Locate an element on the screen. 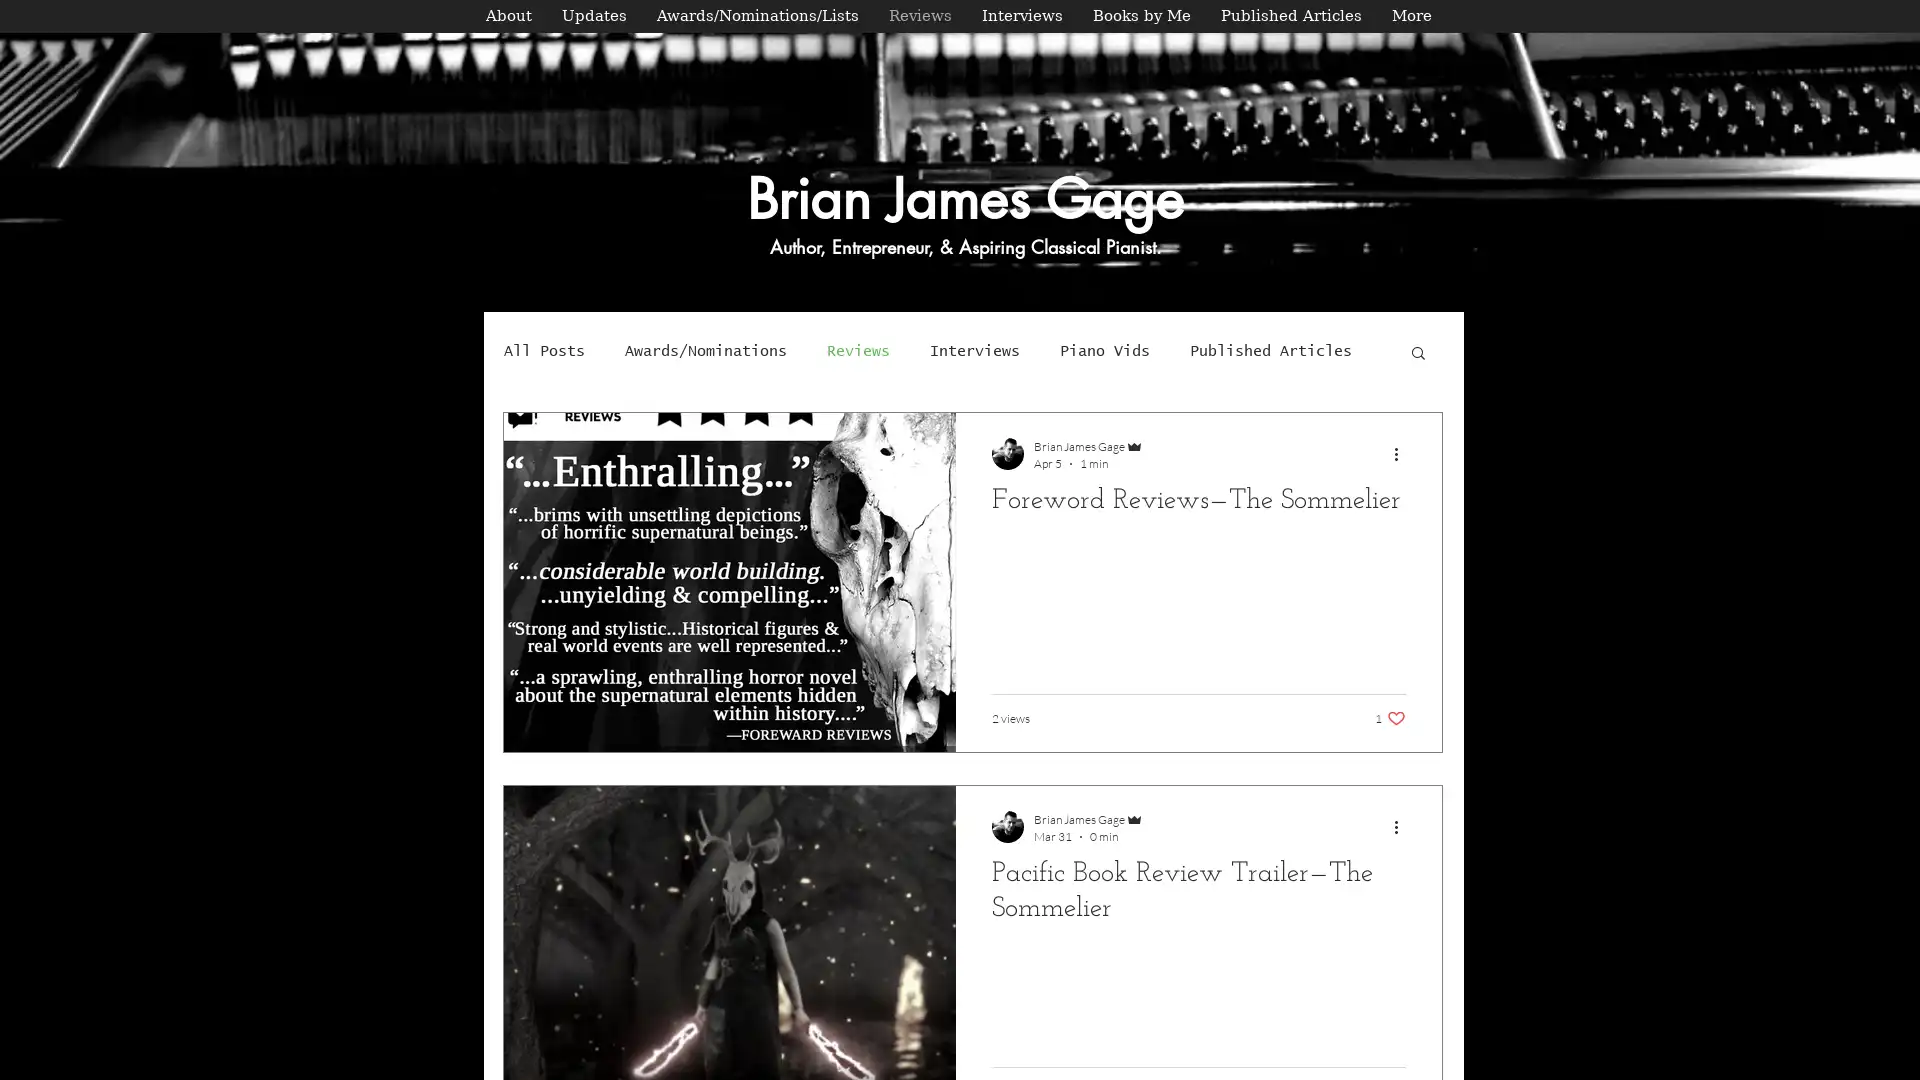 The height and width of the screenshot is (1080, 1920). Search is located at coordinates (1417, 353).